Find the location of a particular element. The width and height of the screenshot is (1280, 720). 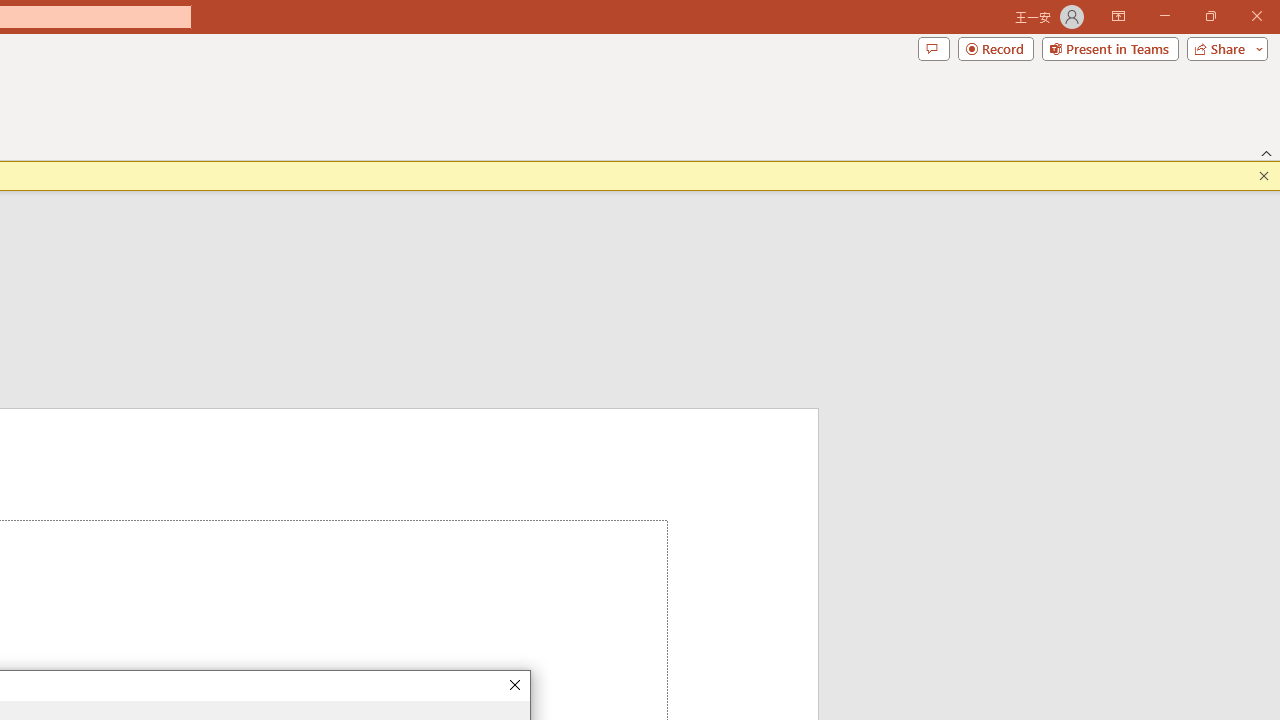

'Close this message' is located at coordinates (1263, 175).